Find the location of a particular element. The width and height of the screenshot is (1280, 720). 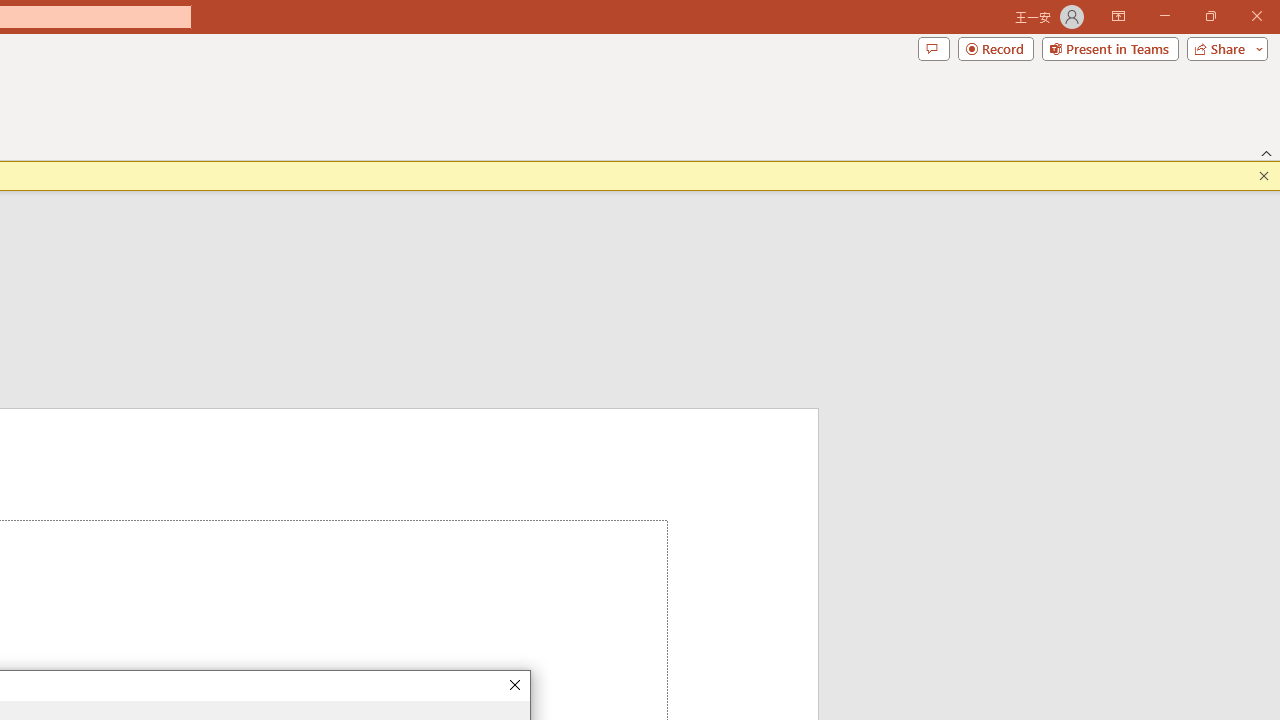

'Close this message' is located at coordinates (1263, 175).